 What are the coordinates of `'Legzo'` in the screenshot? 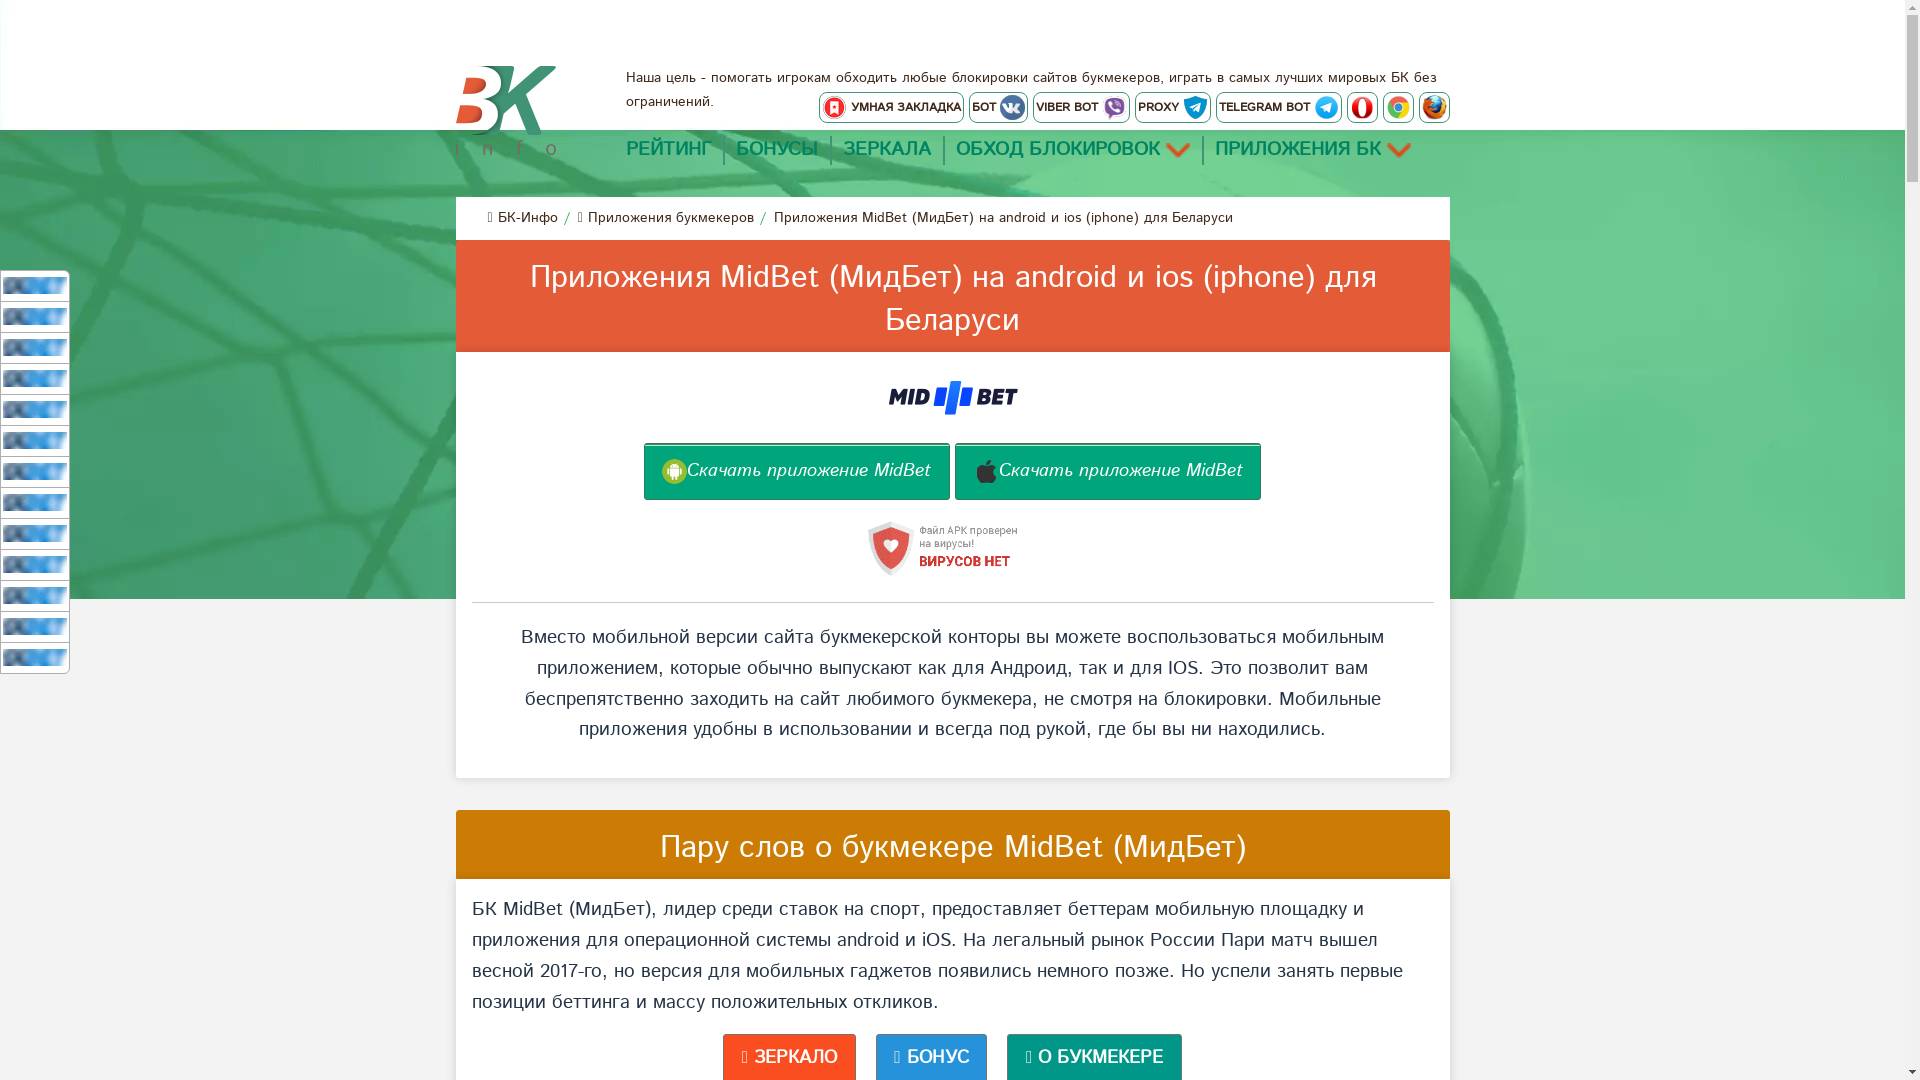 It's located at (34, 594).